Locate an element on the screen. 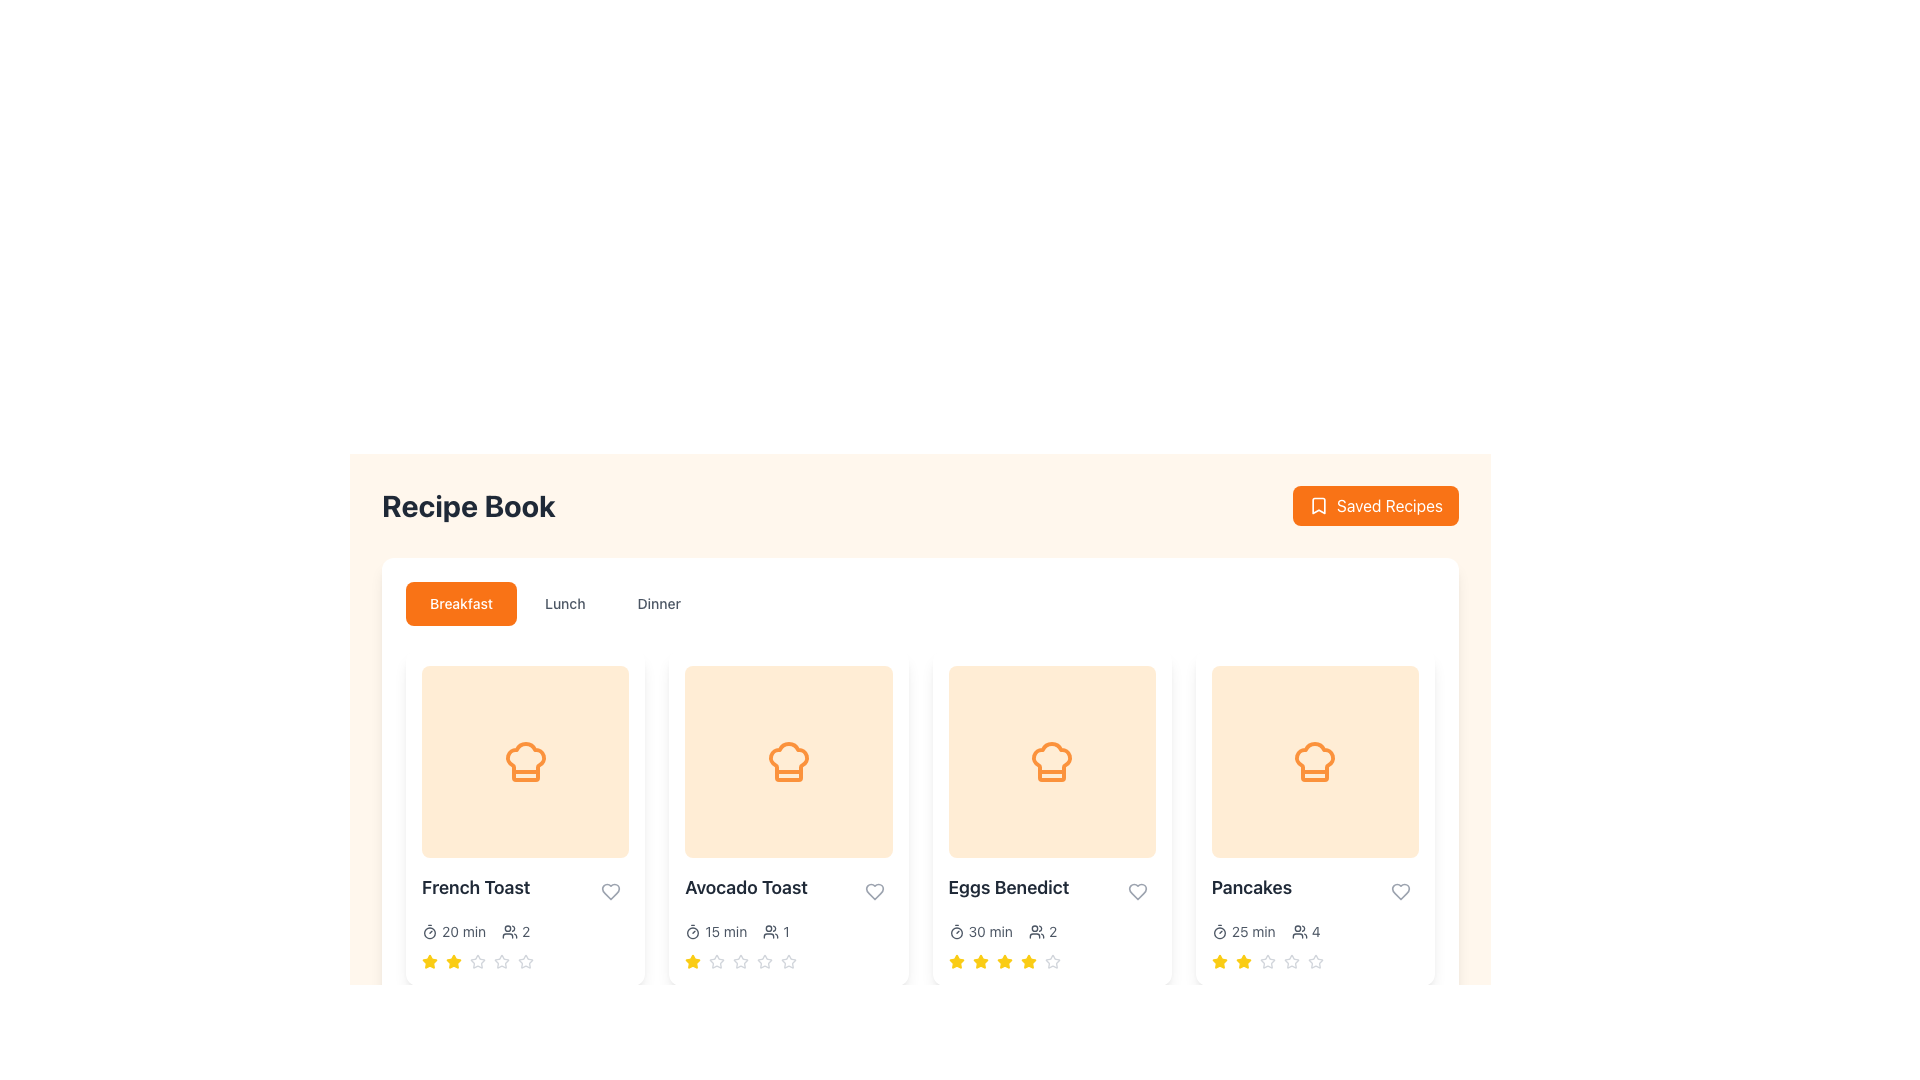 Image resolution: width=1920 pixels, height=1080 pixels. information displayed in the text label at the lower section of the 'French Toast' recipe card, which includes the estimated preparation time ('20 min') and serving size ('2') is located at coordinates (525, 932).